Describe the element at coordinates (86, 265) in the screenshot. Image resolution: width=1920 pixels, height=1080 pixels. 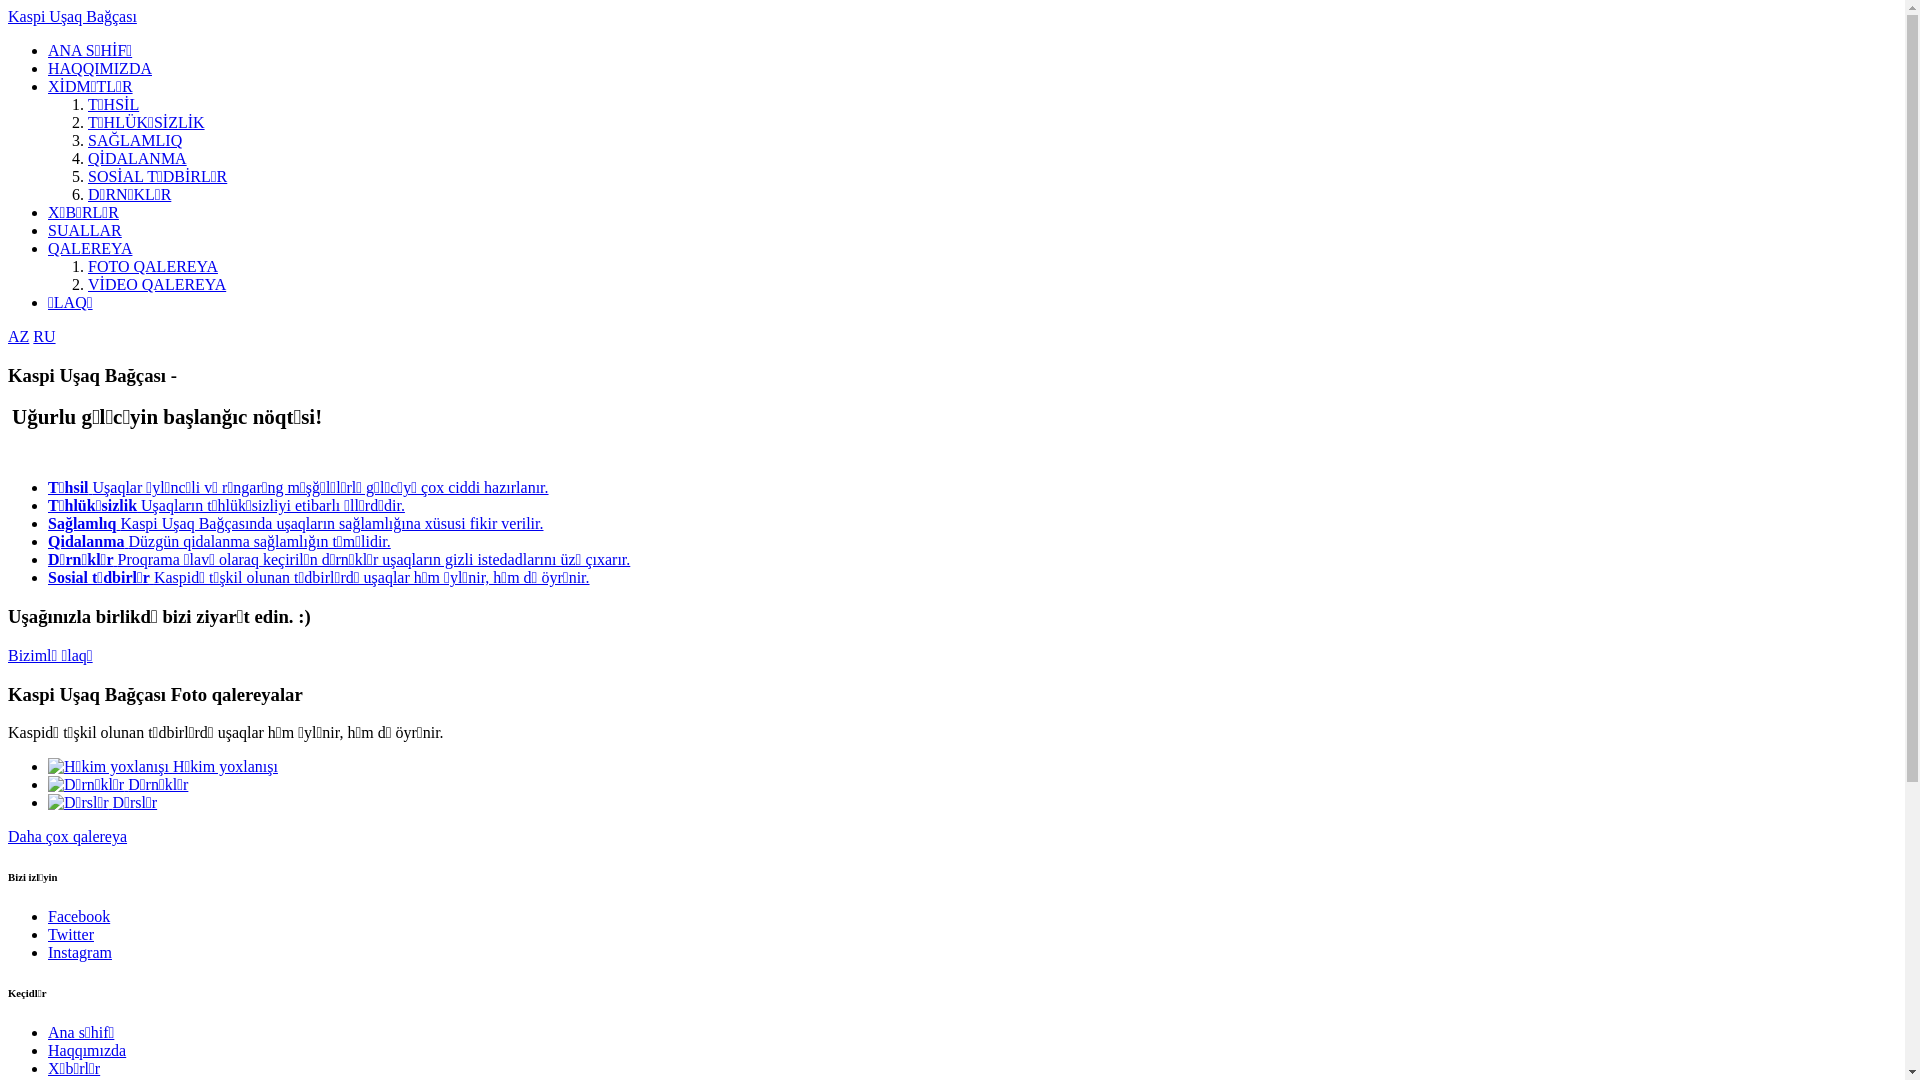
I see `'FOTO QALEREYA'` at that location.